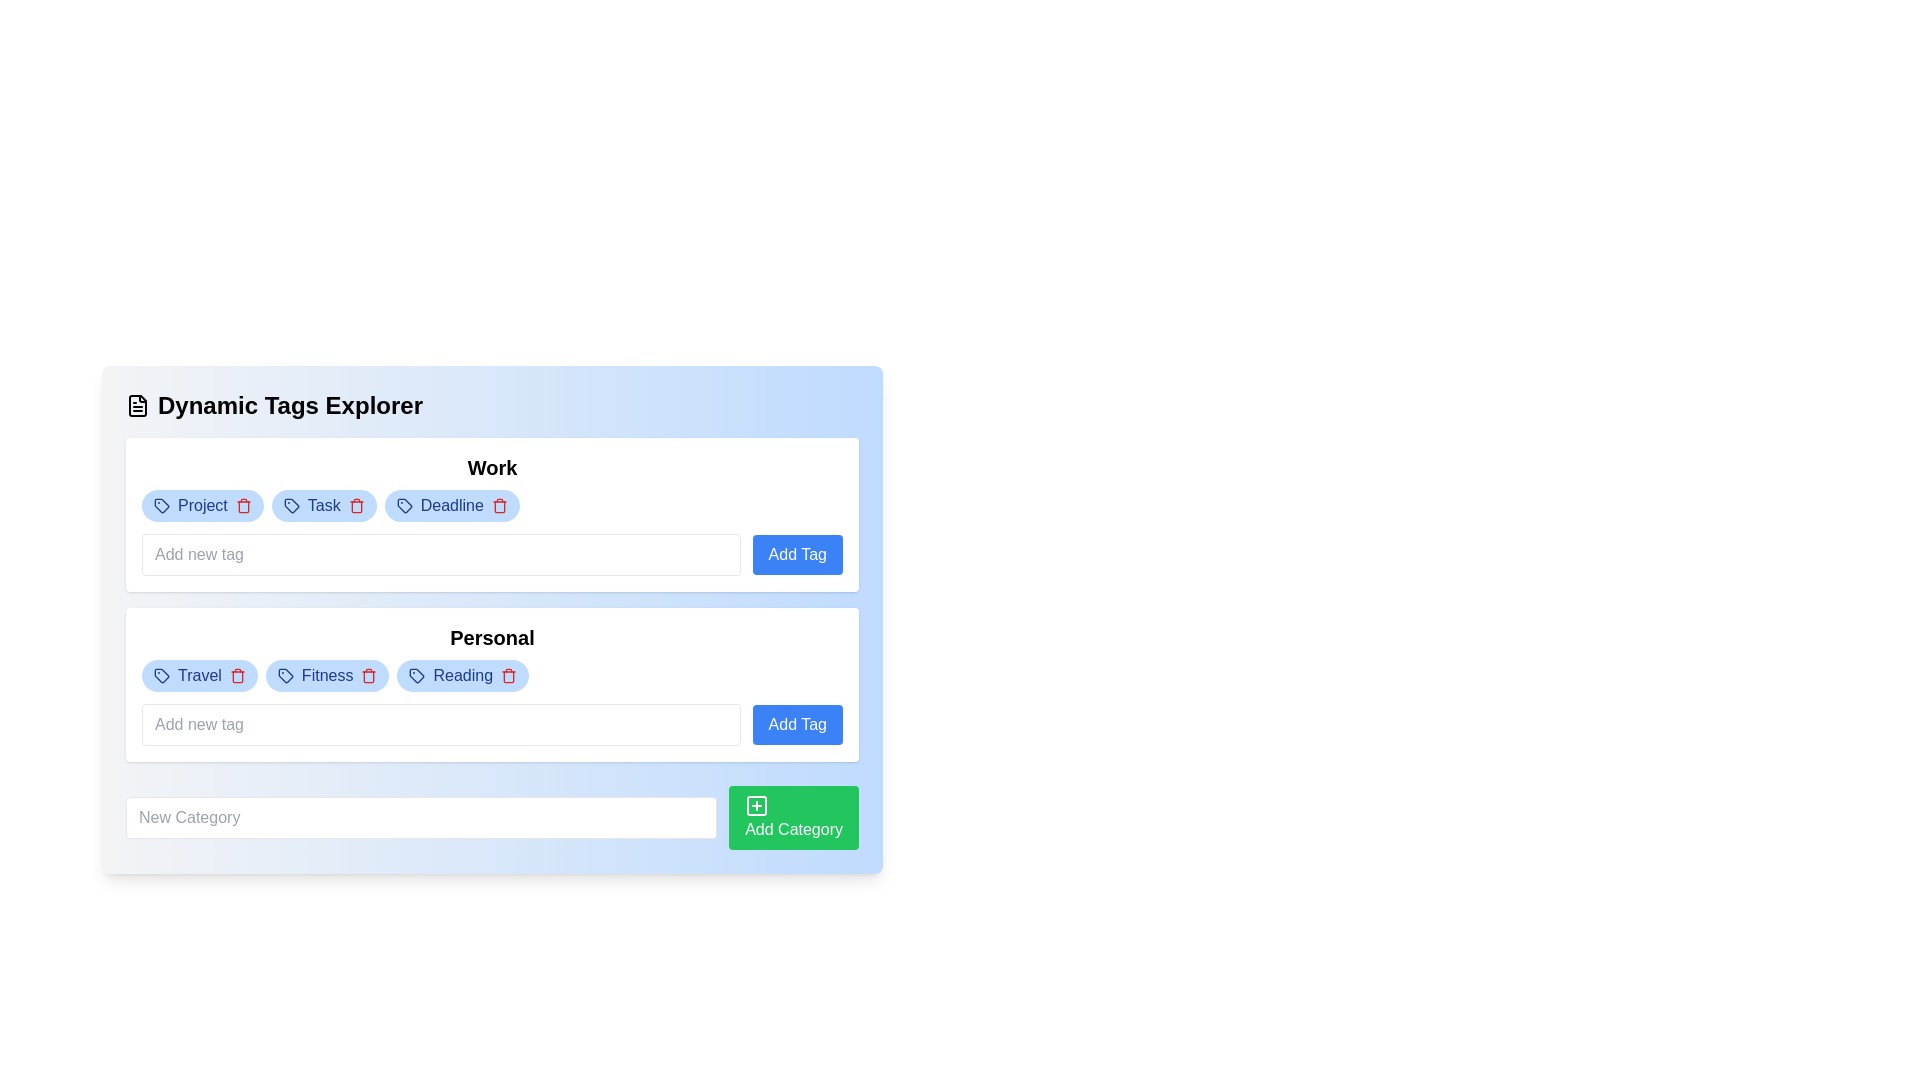  Describe the element at coordinates (451, 504) in the screenshot. I see `the red delete icon on the right side of the pill-shaped tag labeled 'Deadline' in the upper-row of tags under the 'Work' section` at that location.